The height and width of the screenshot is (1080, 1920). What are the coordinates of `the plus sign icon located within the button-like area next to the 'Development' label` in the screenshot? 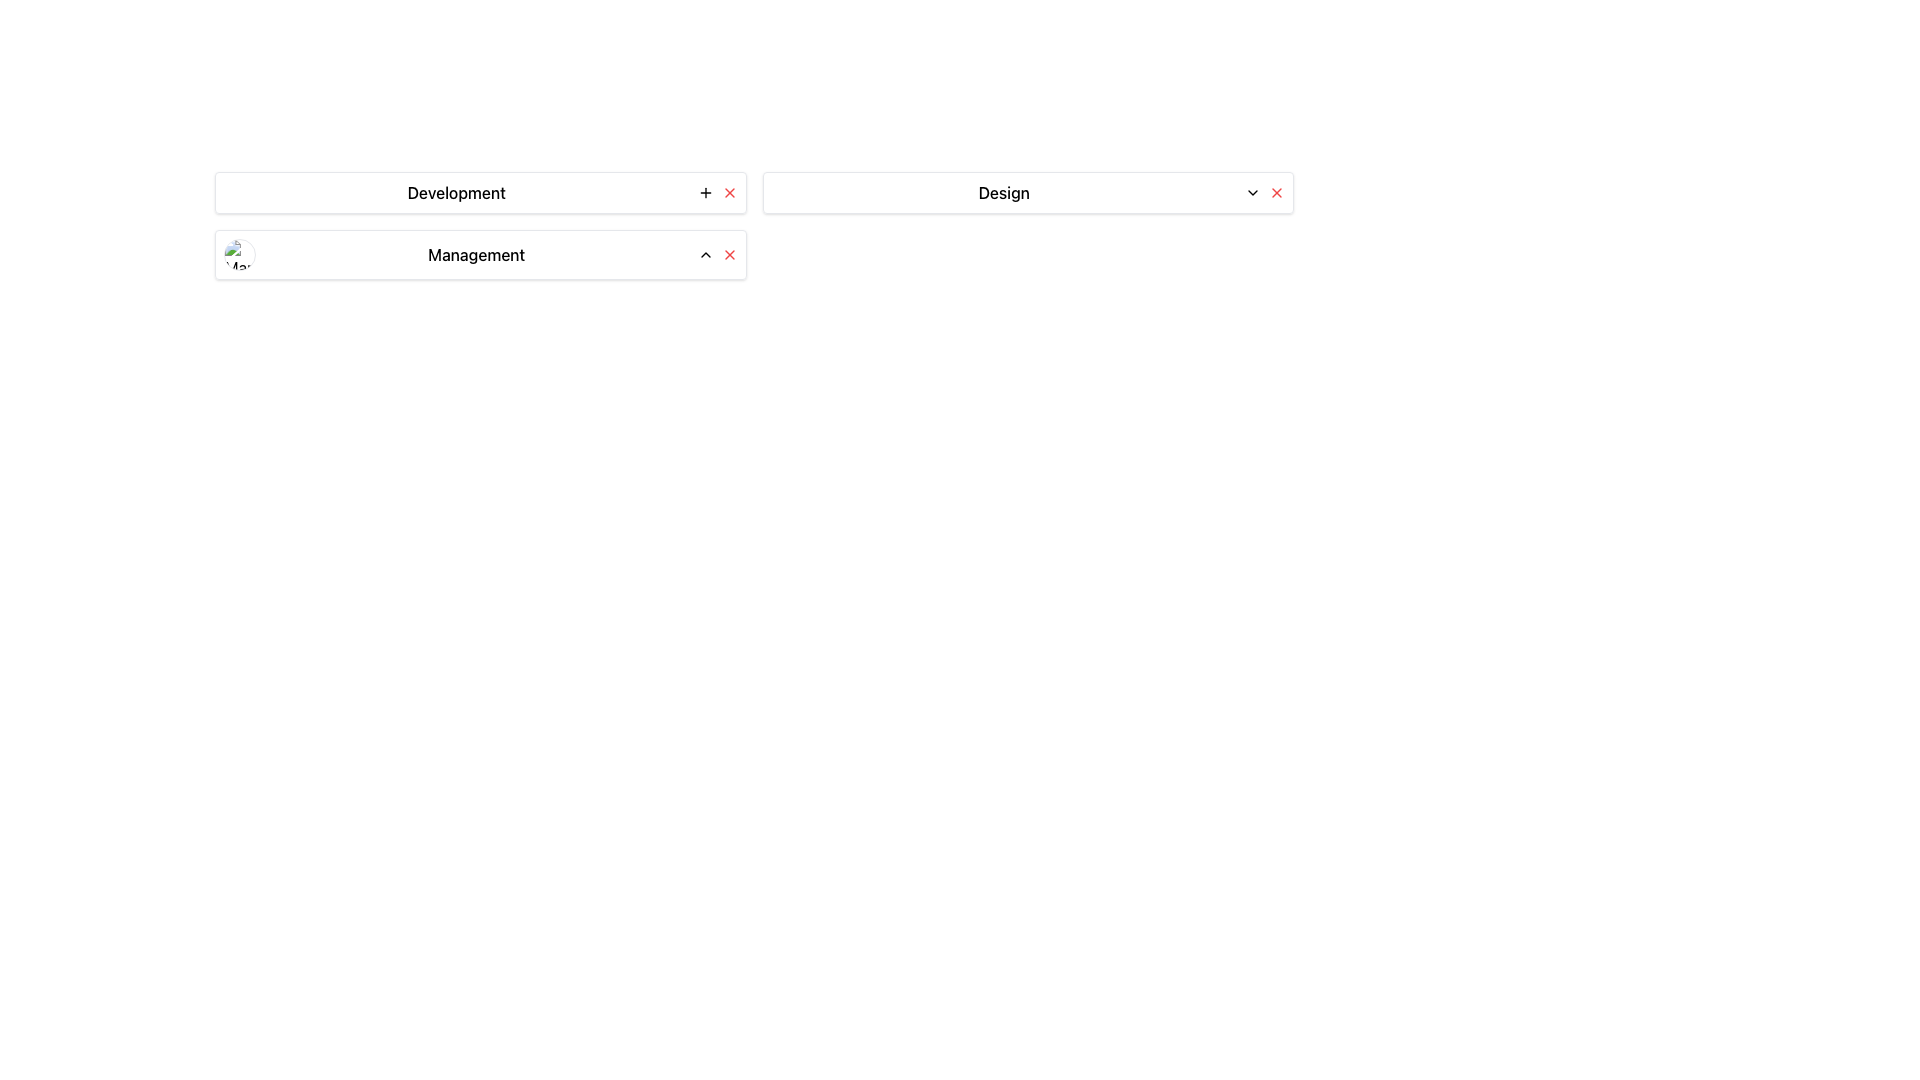 It's located at (705, 192).